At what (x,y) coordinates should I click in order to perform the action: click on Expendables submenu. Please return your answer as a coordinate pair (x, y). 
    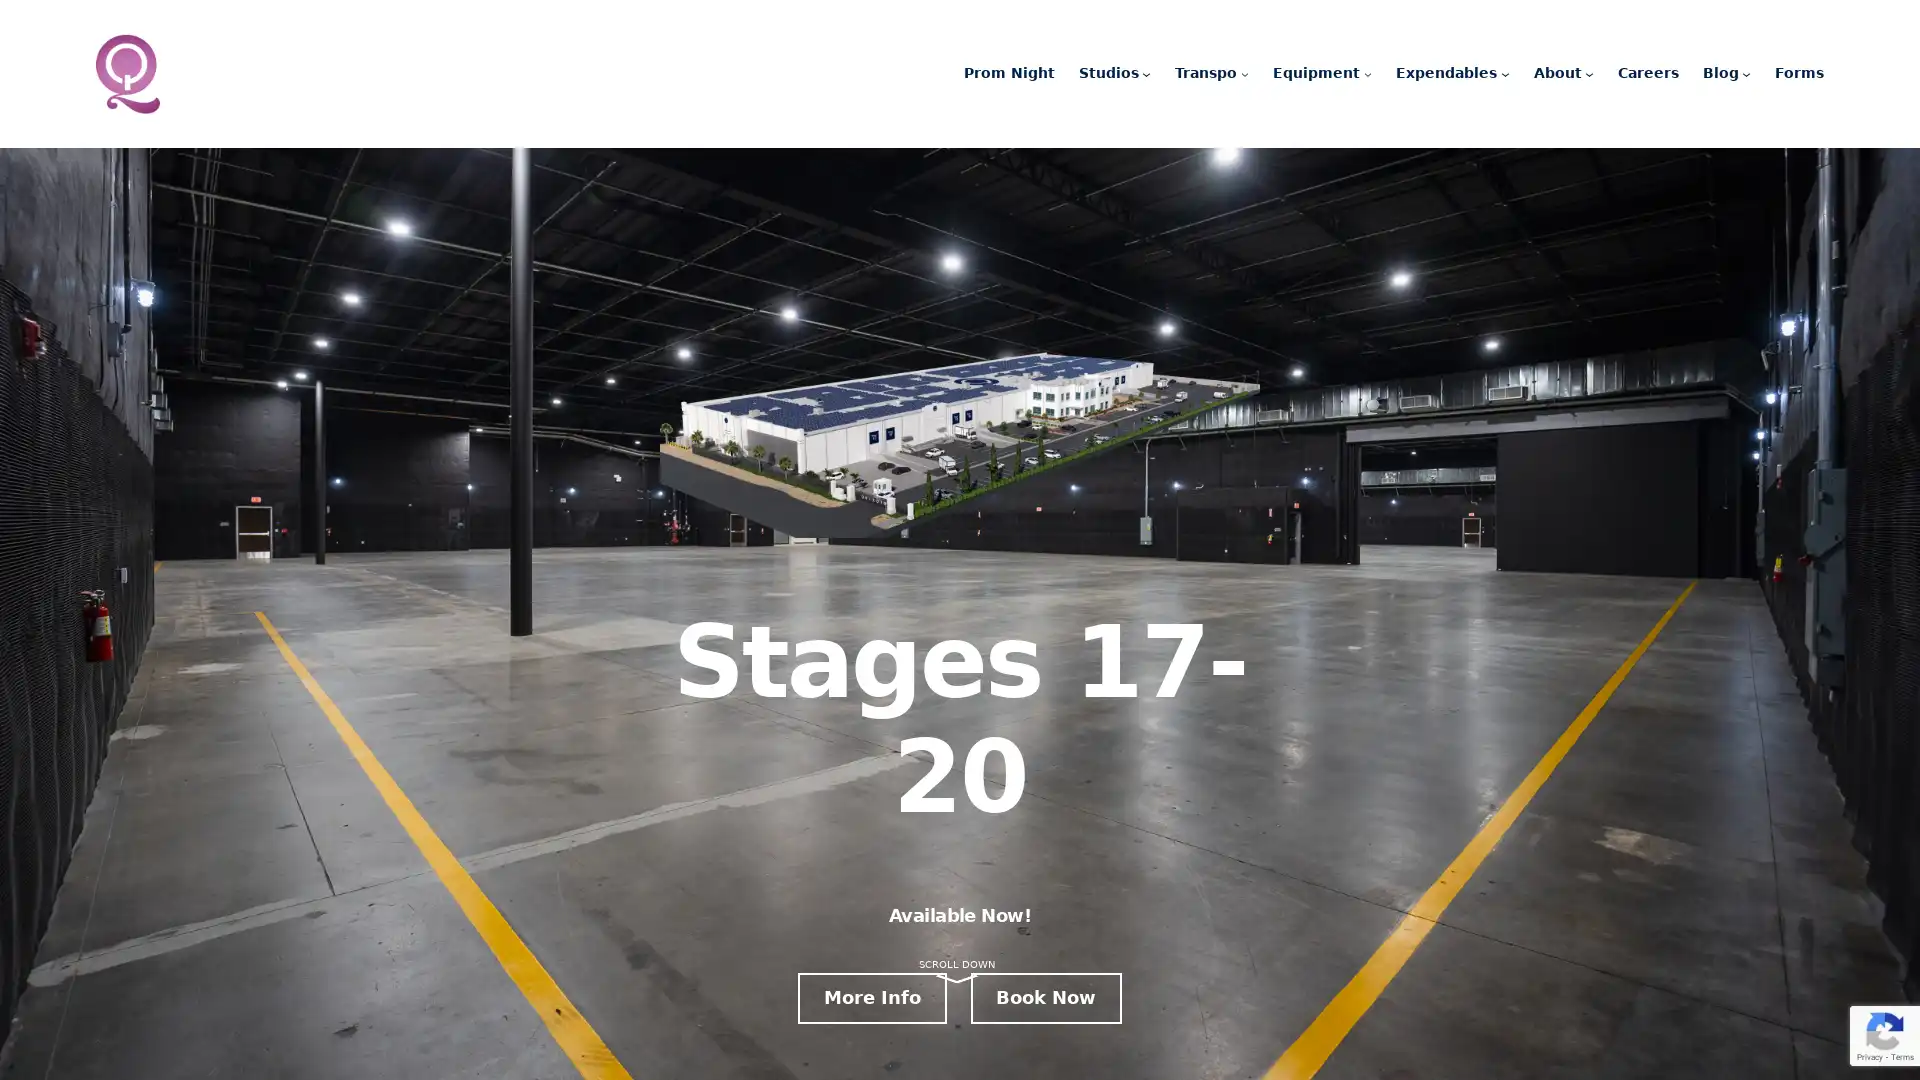
    Looking at the image, I should click on (1504, 72).